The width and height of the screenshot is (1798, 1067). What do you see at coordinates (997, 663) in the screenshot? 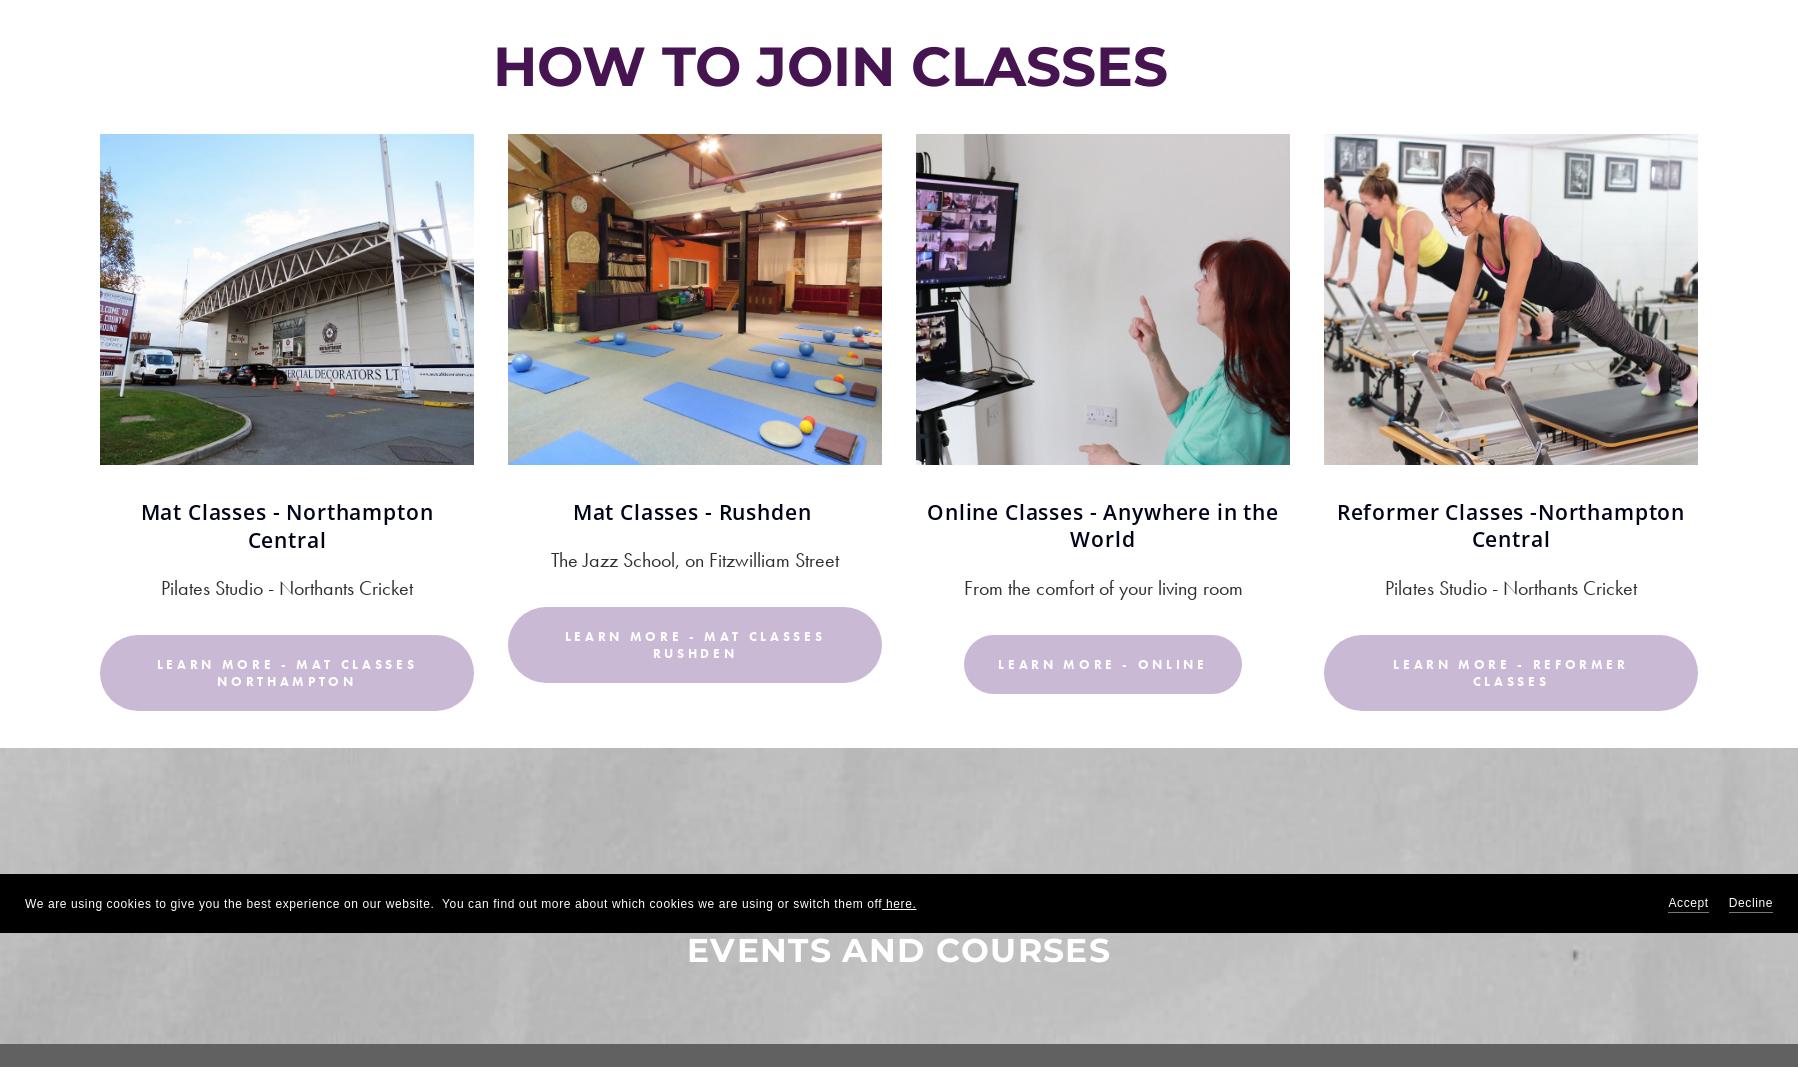
I see `'Learn more - Online'` at bounding box center [997, 663].